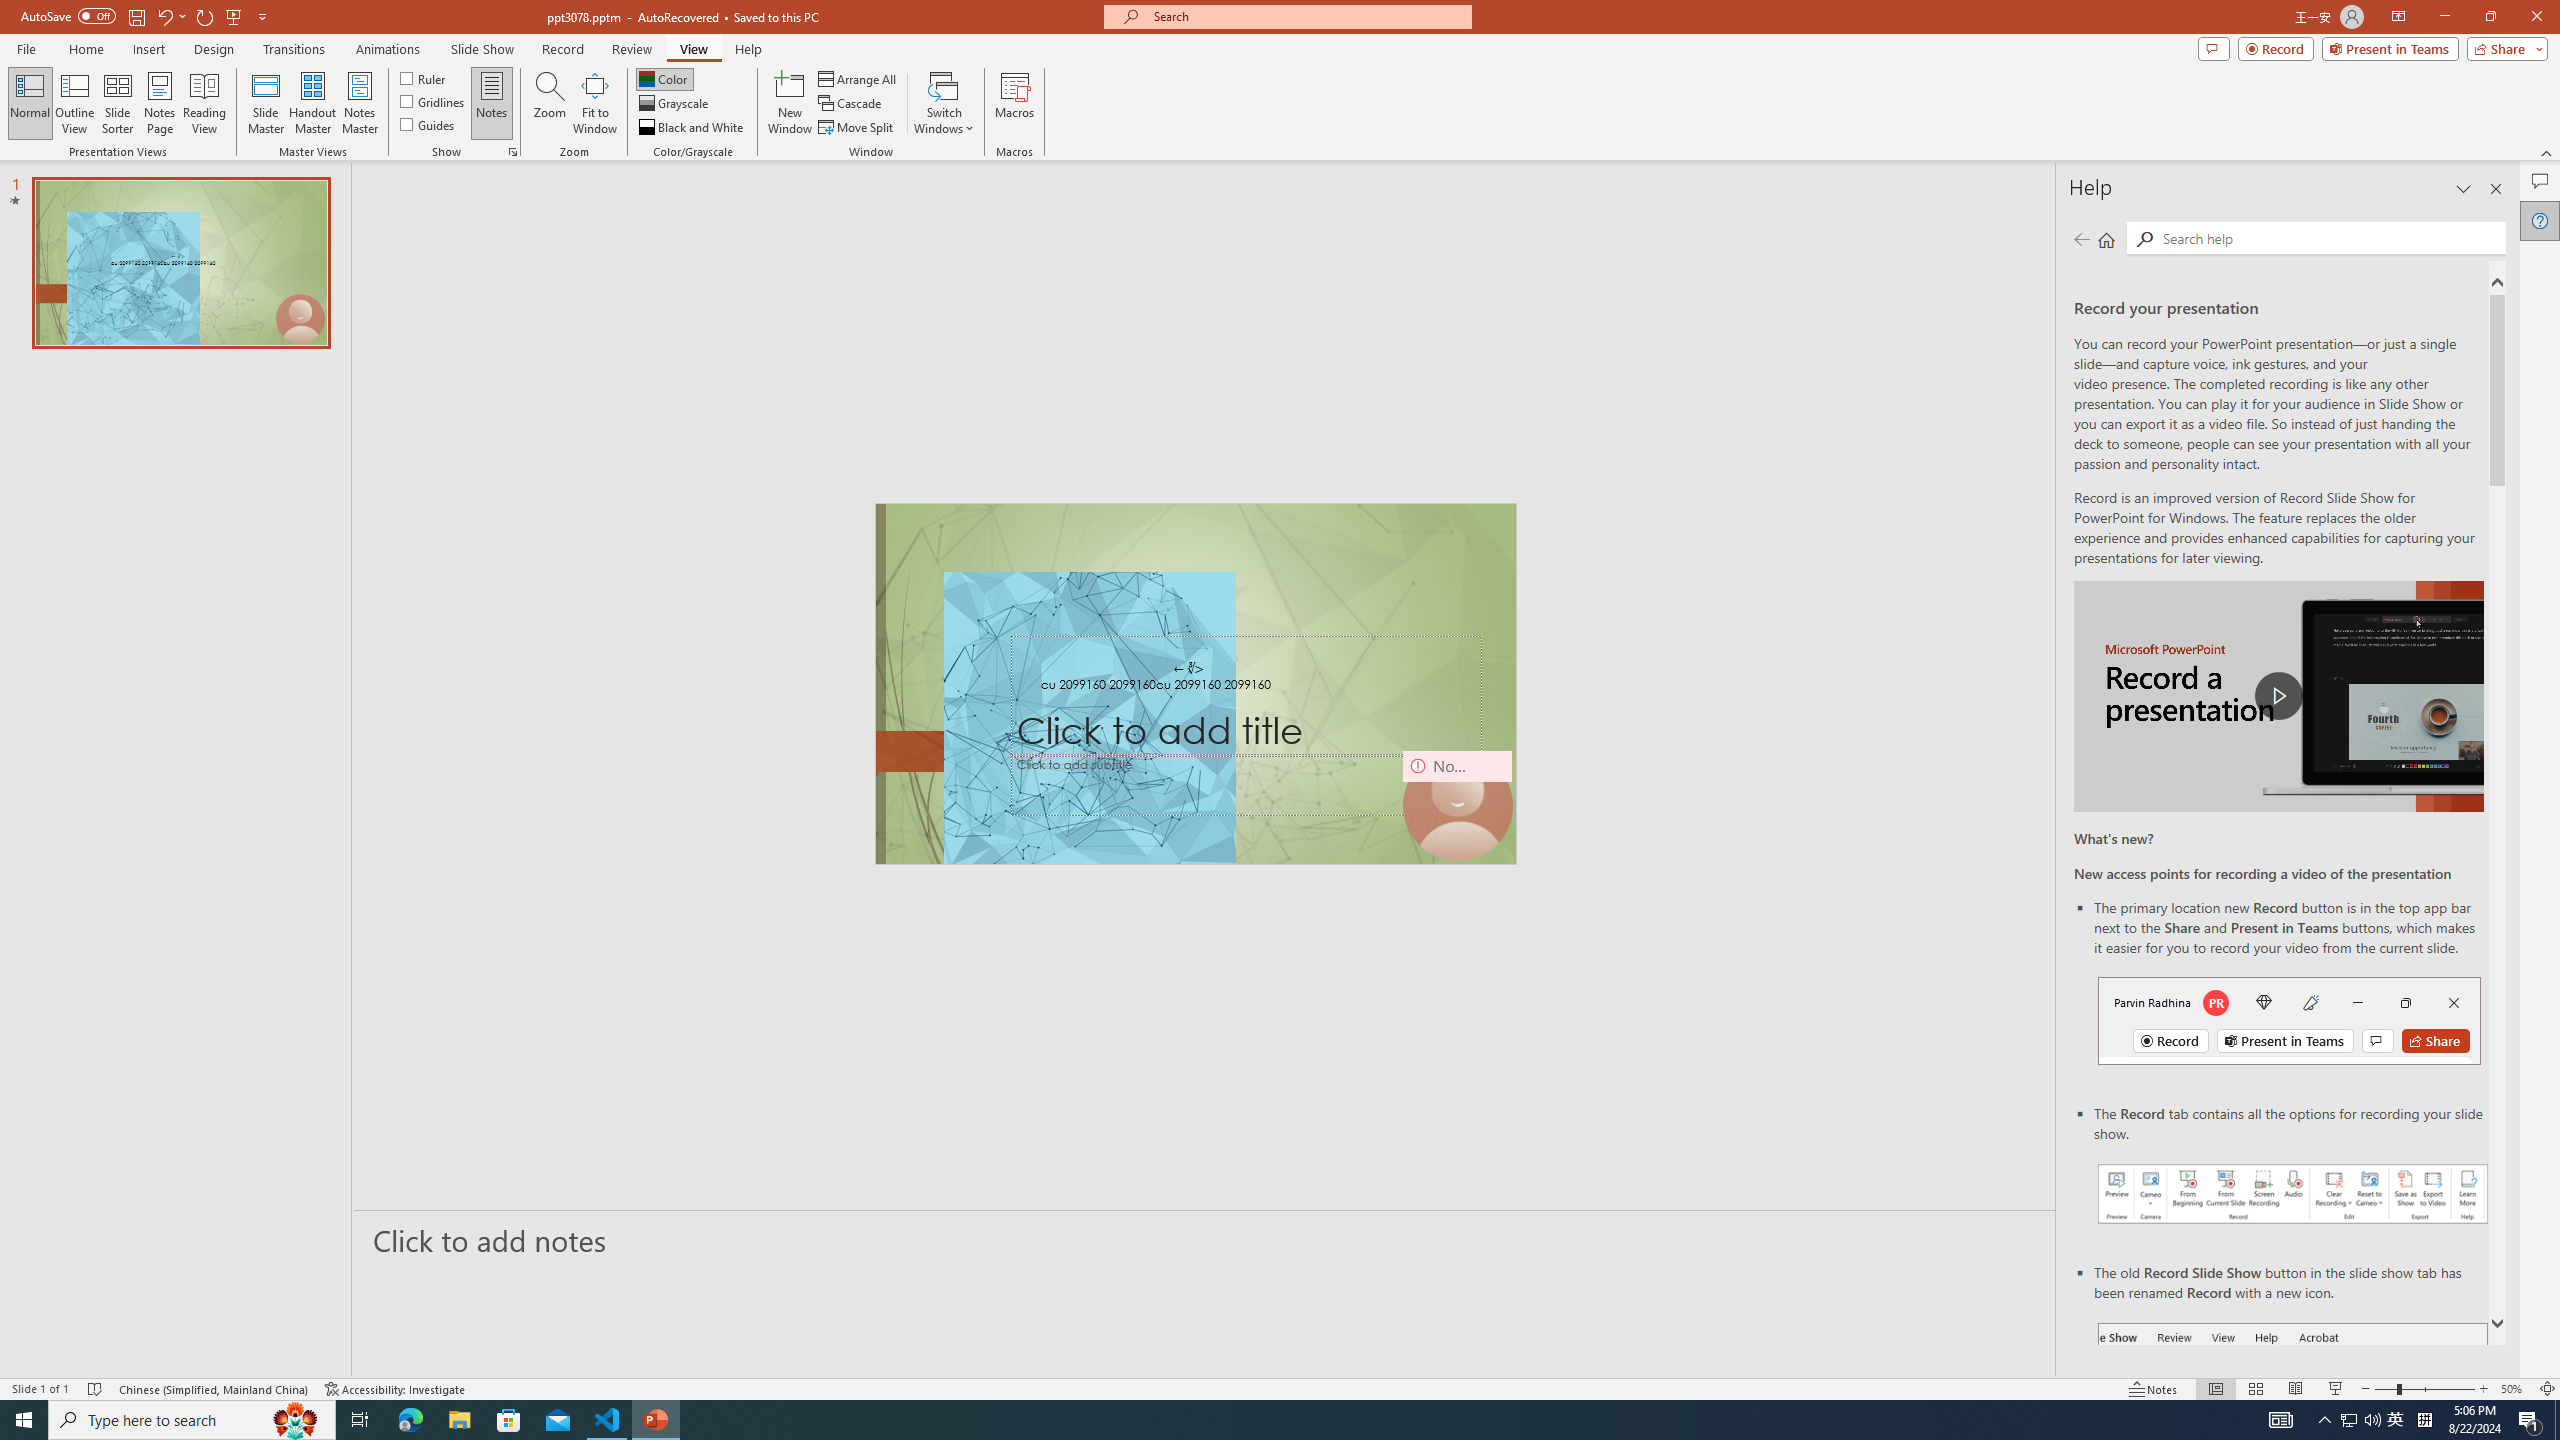  What do you see at coordinates (432, 99) in the screenshot?
I see `'Gridlines'` at bounding box center [432, 99].